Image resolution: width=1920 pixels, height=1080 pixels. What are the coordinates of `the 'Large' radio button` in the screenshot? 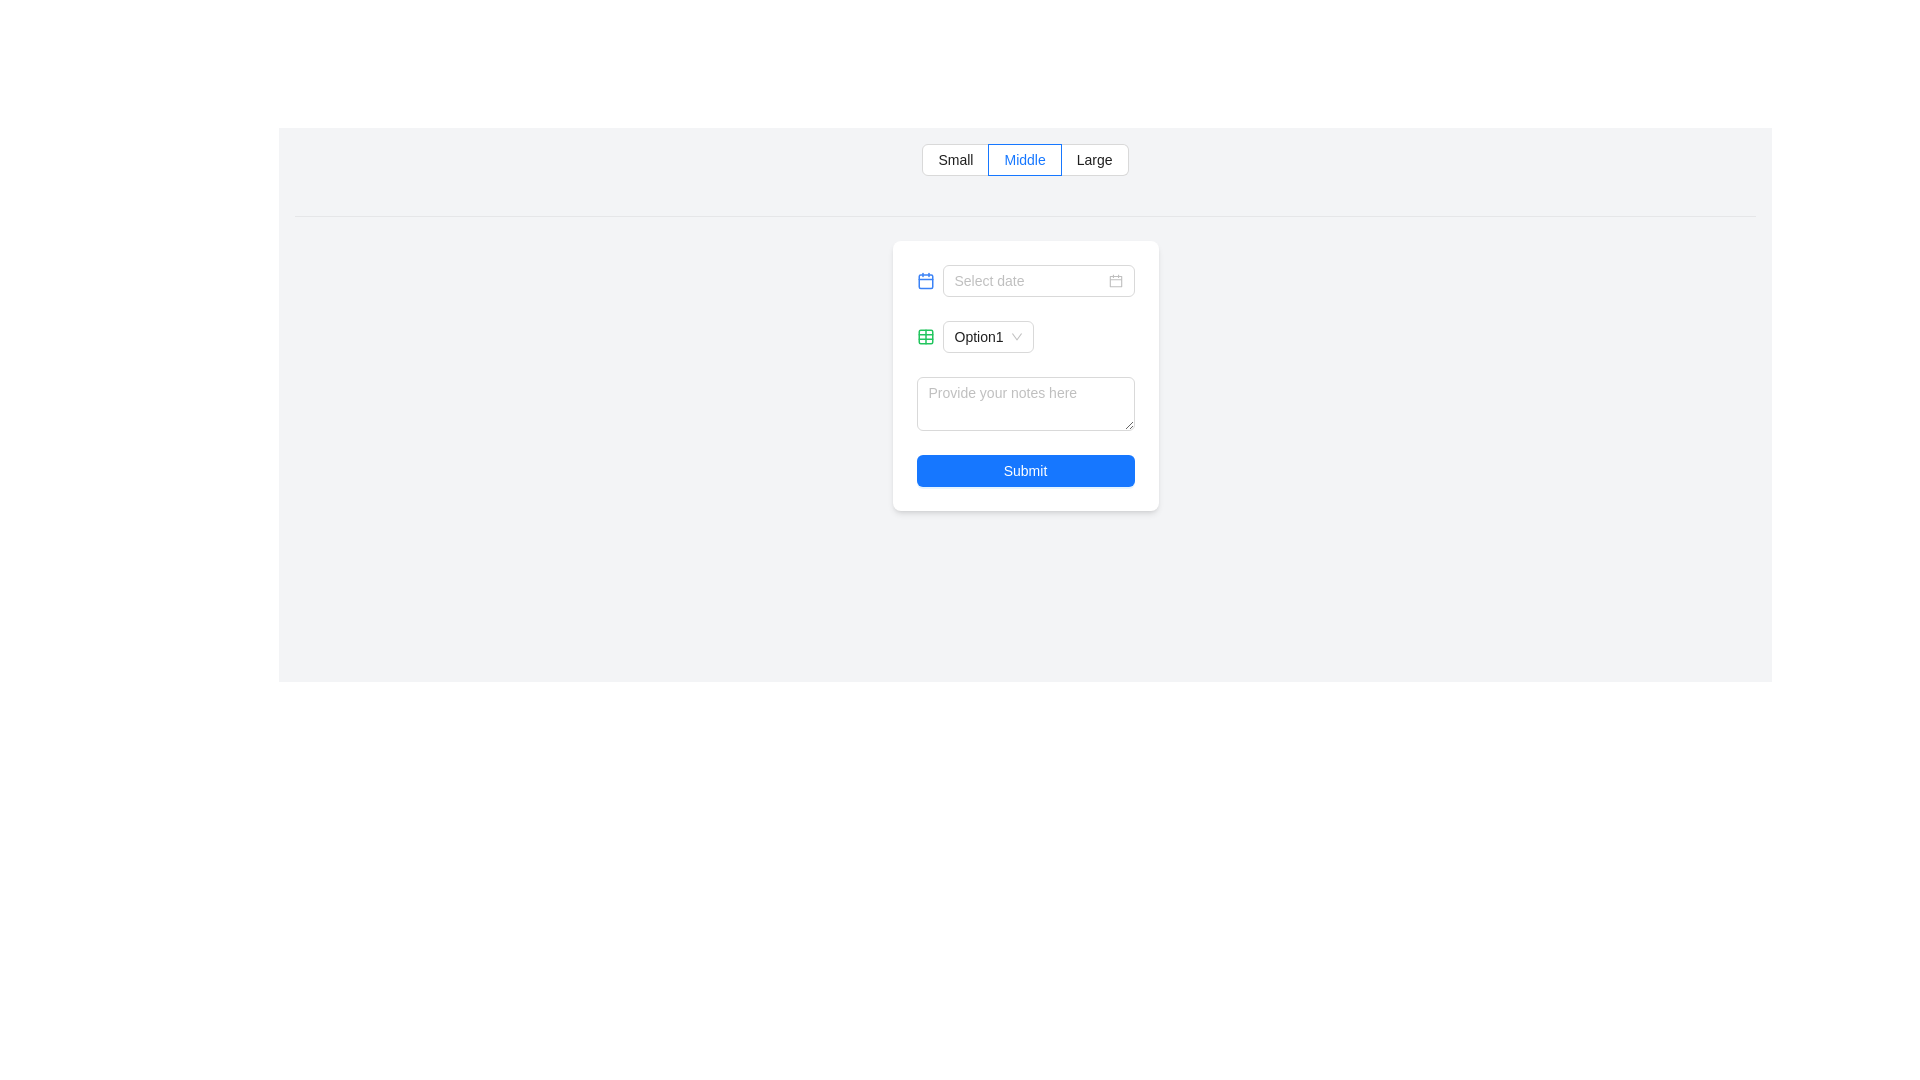 It's located at (1093, 158).